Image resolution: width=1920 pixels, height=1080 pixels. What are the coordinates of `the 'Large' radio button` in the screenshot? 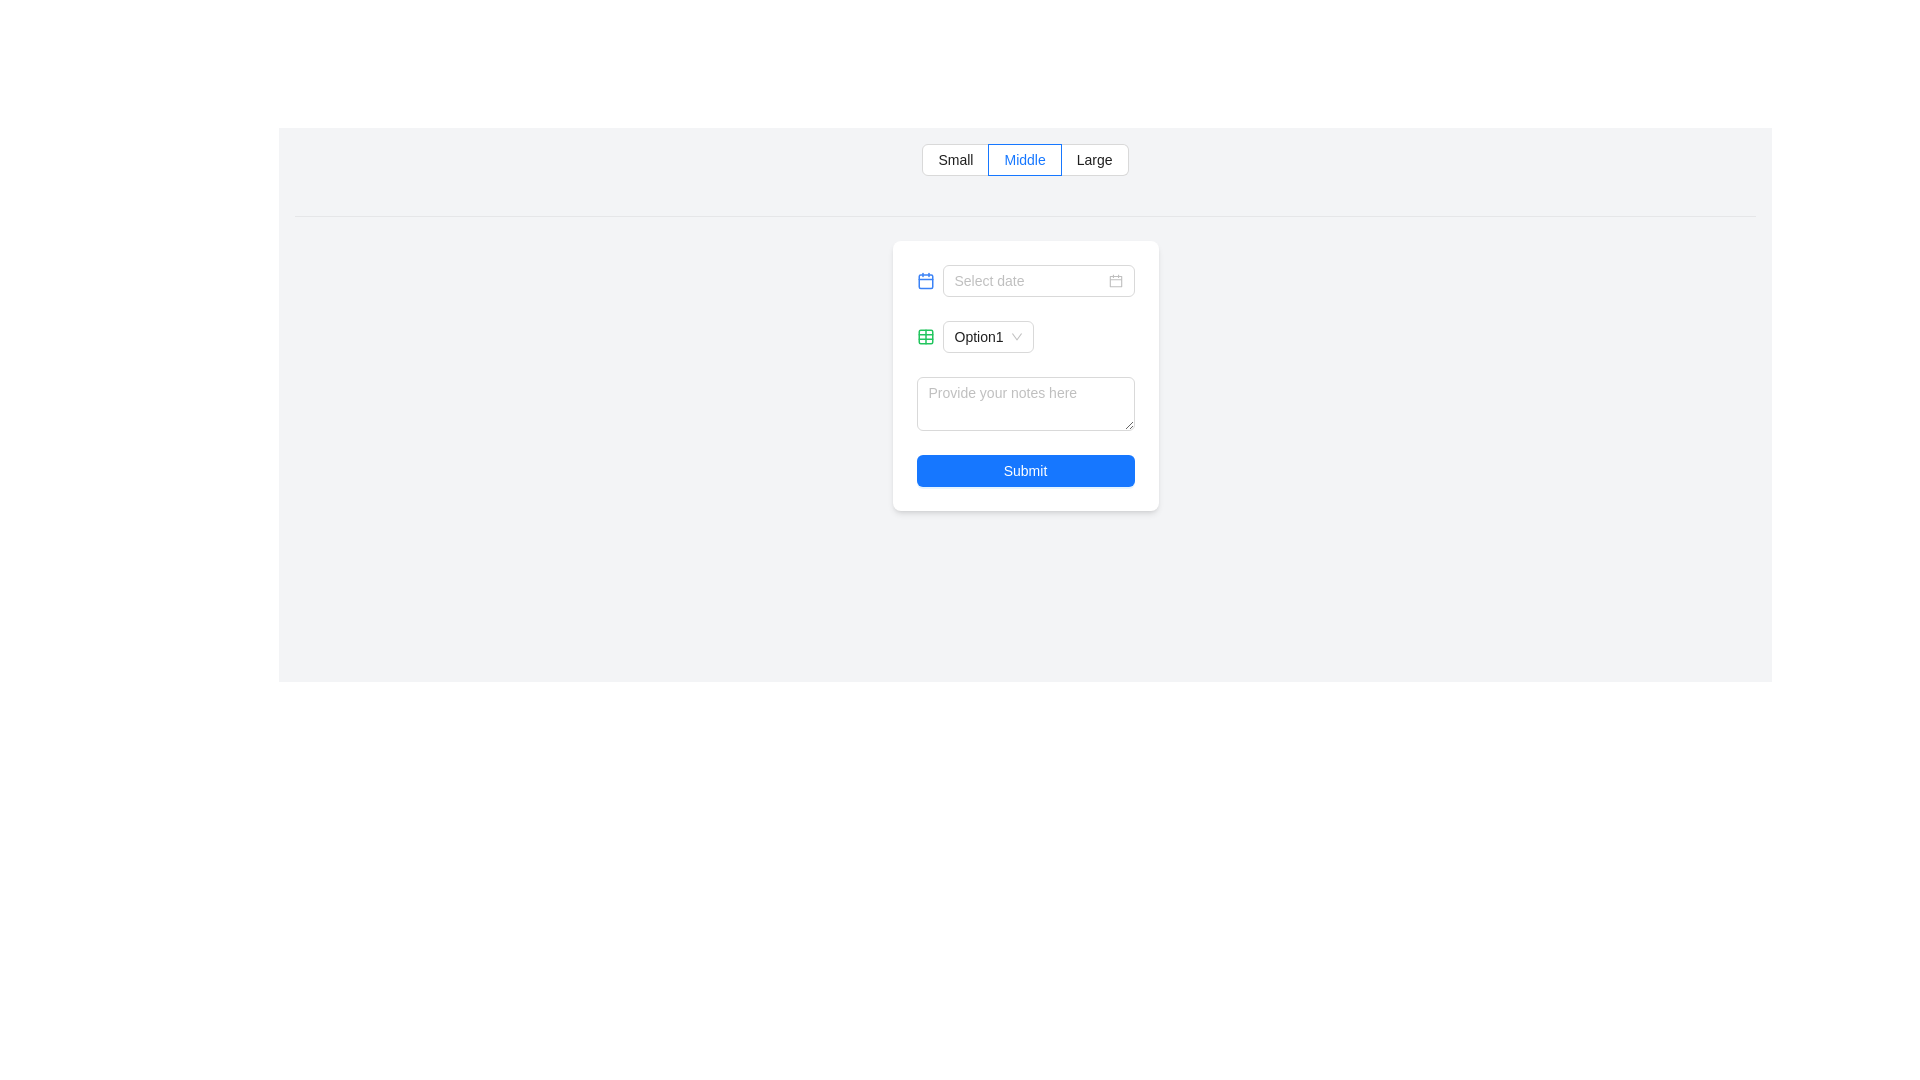 It's located at (1093, 158).